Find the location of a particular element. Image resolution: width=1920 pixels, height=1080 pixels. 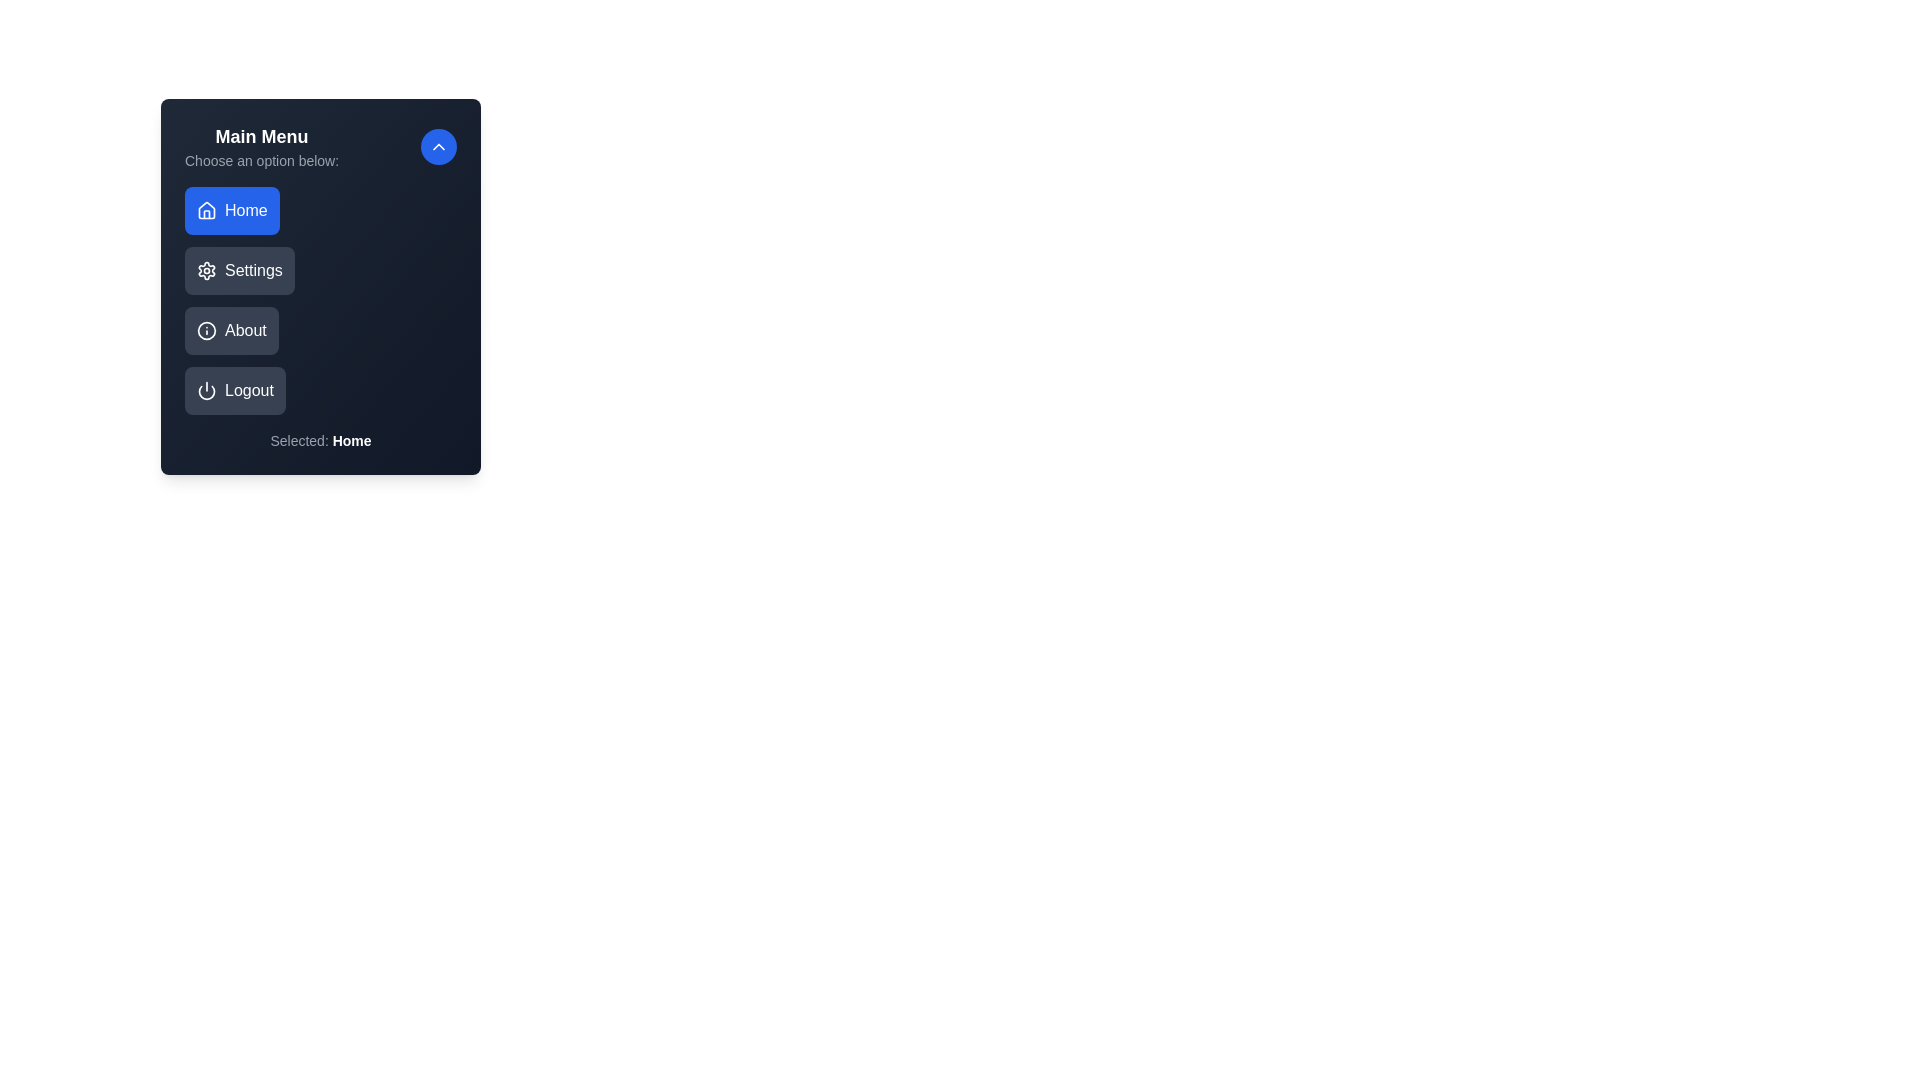

the 'Home' icon in the vertical menu is located at coordinates (206, 211).